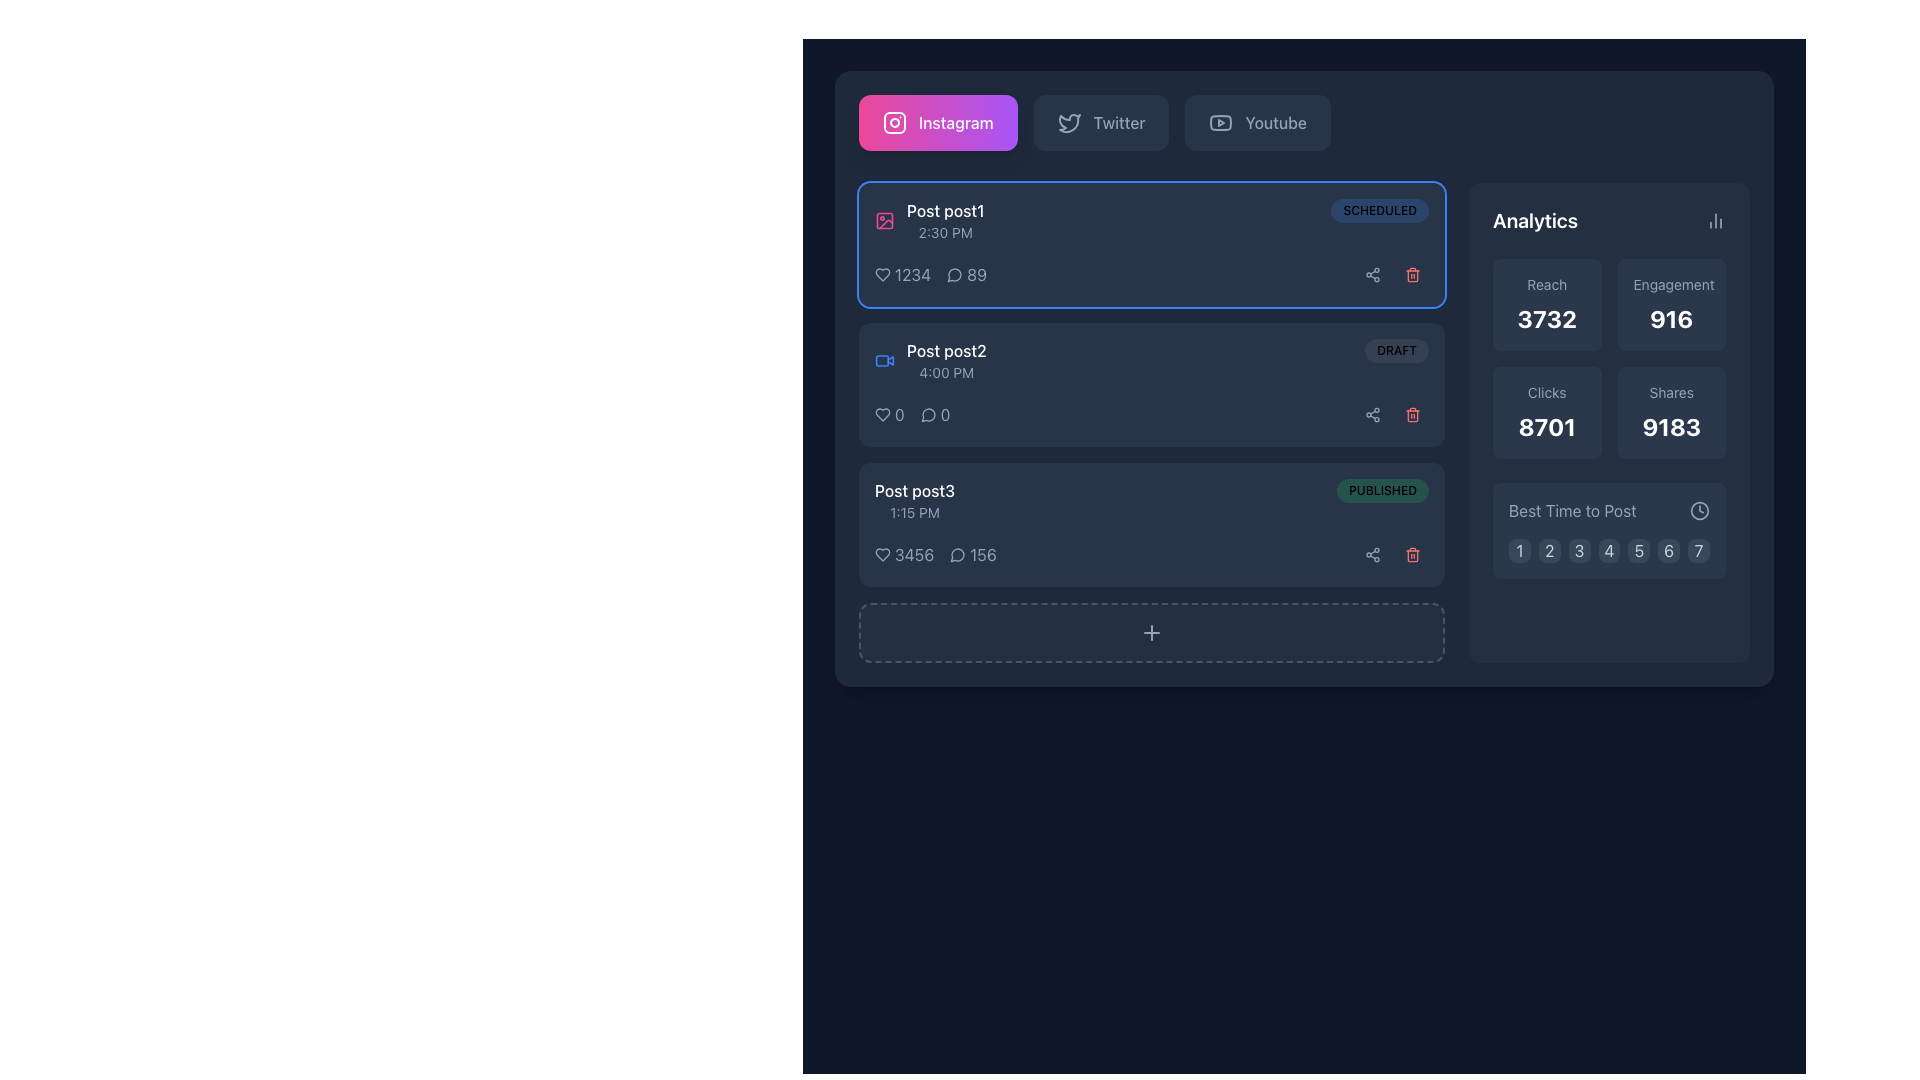 Image resolution: width=1920 pixels, height=1080 pixels. Describe the element at coordinates (927, 414) in the screenshot. I see `the small circular message bubble icon with a gray outline located to the left of the number 0 in the statistical overview below the post titled 'Post post2'` at that location.